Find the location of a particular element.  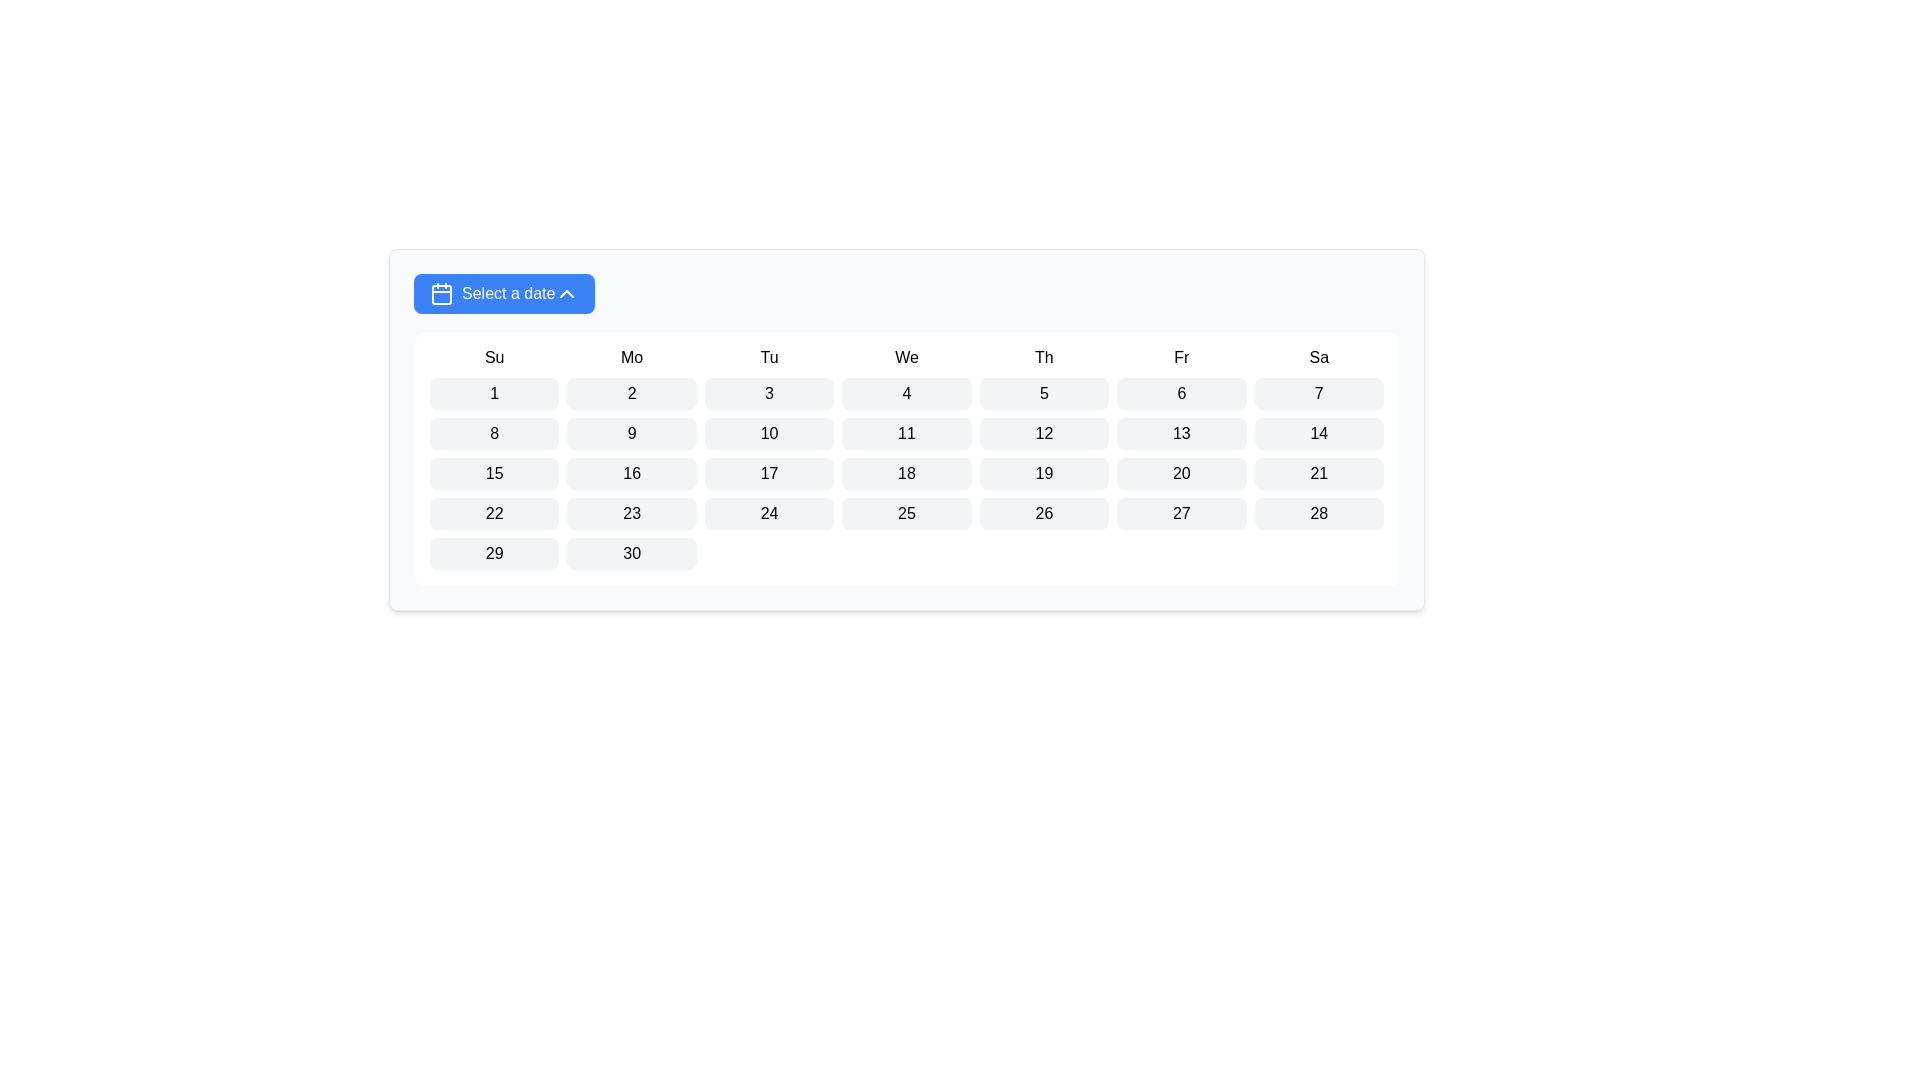

the button representing the 7th day of the month in the calendar interface to trigger hover effects is located at coordinates (1319, 393).